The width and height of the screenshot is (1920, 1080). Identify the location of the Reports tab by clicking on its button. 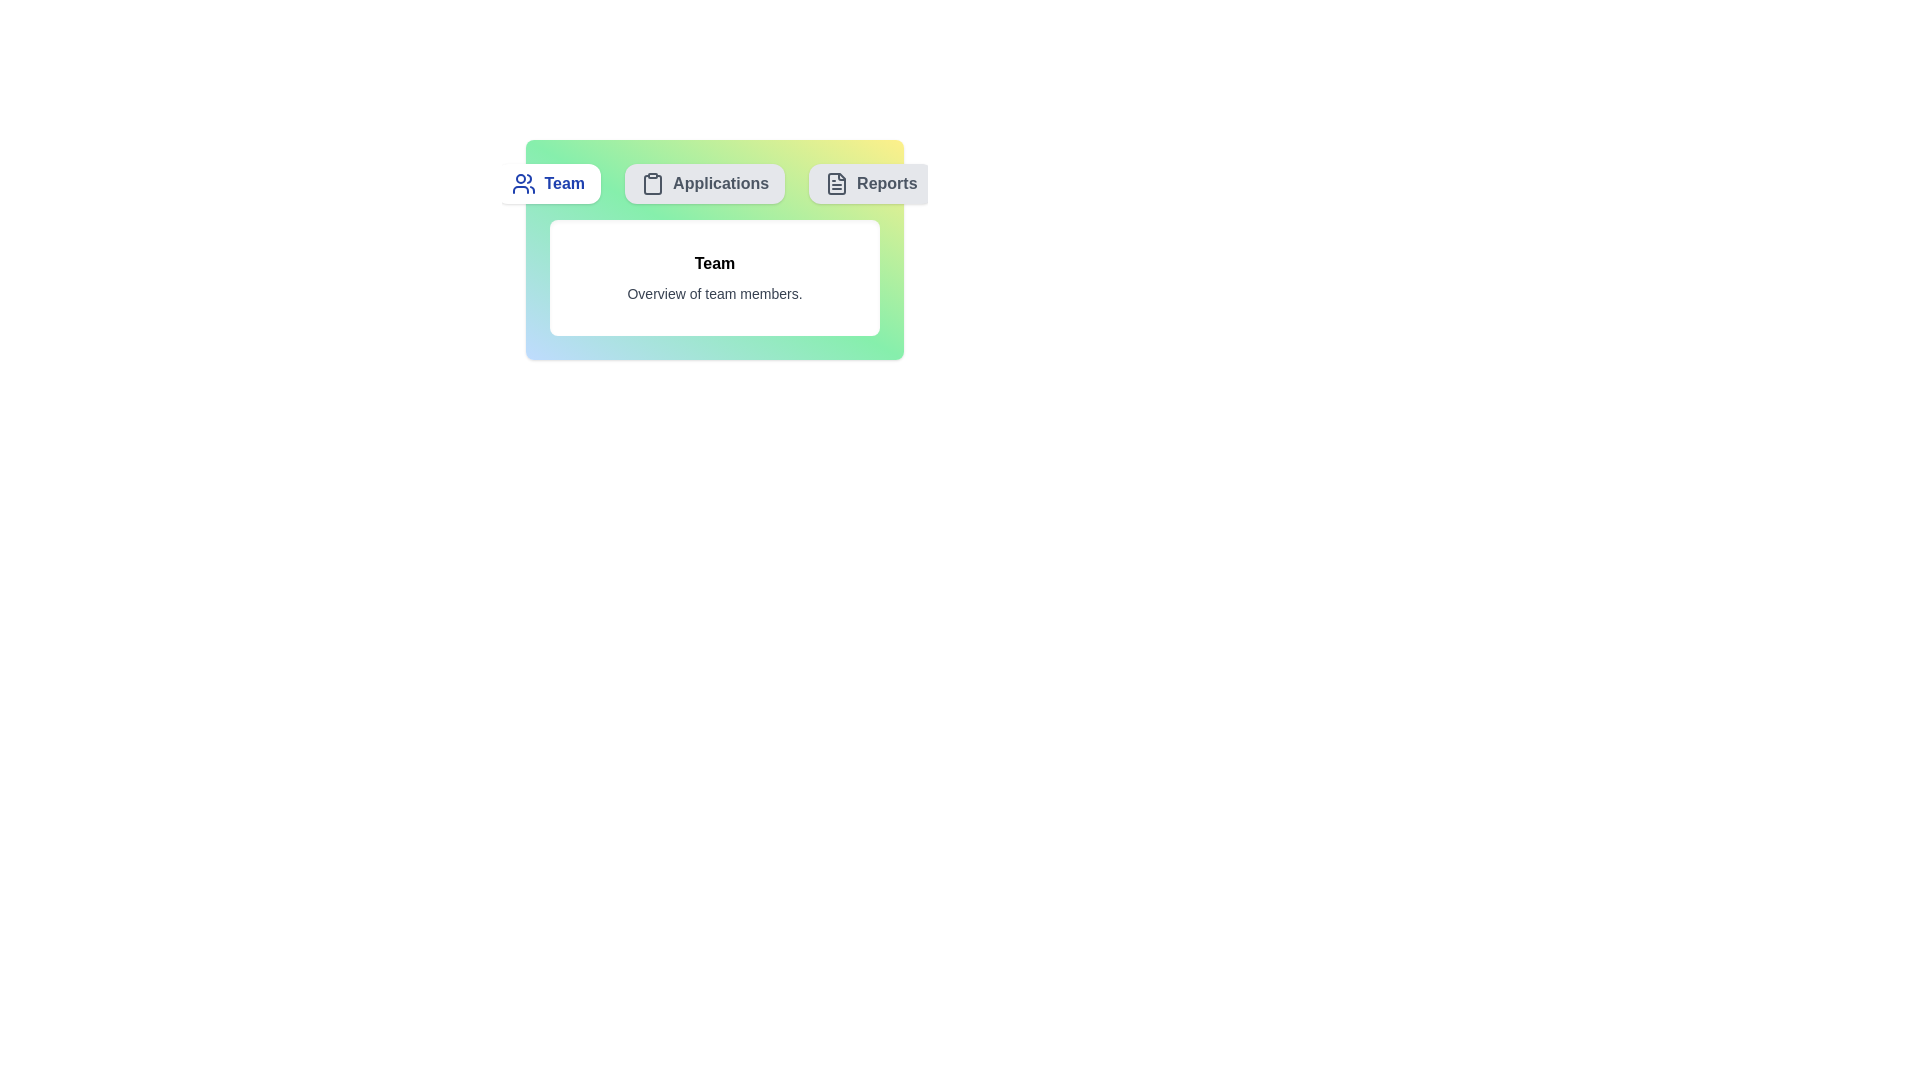
(871, 184).